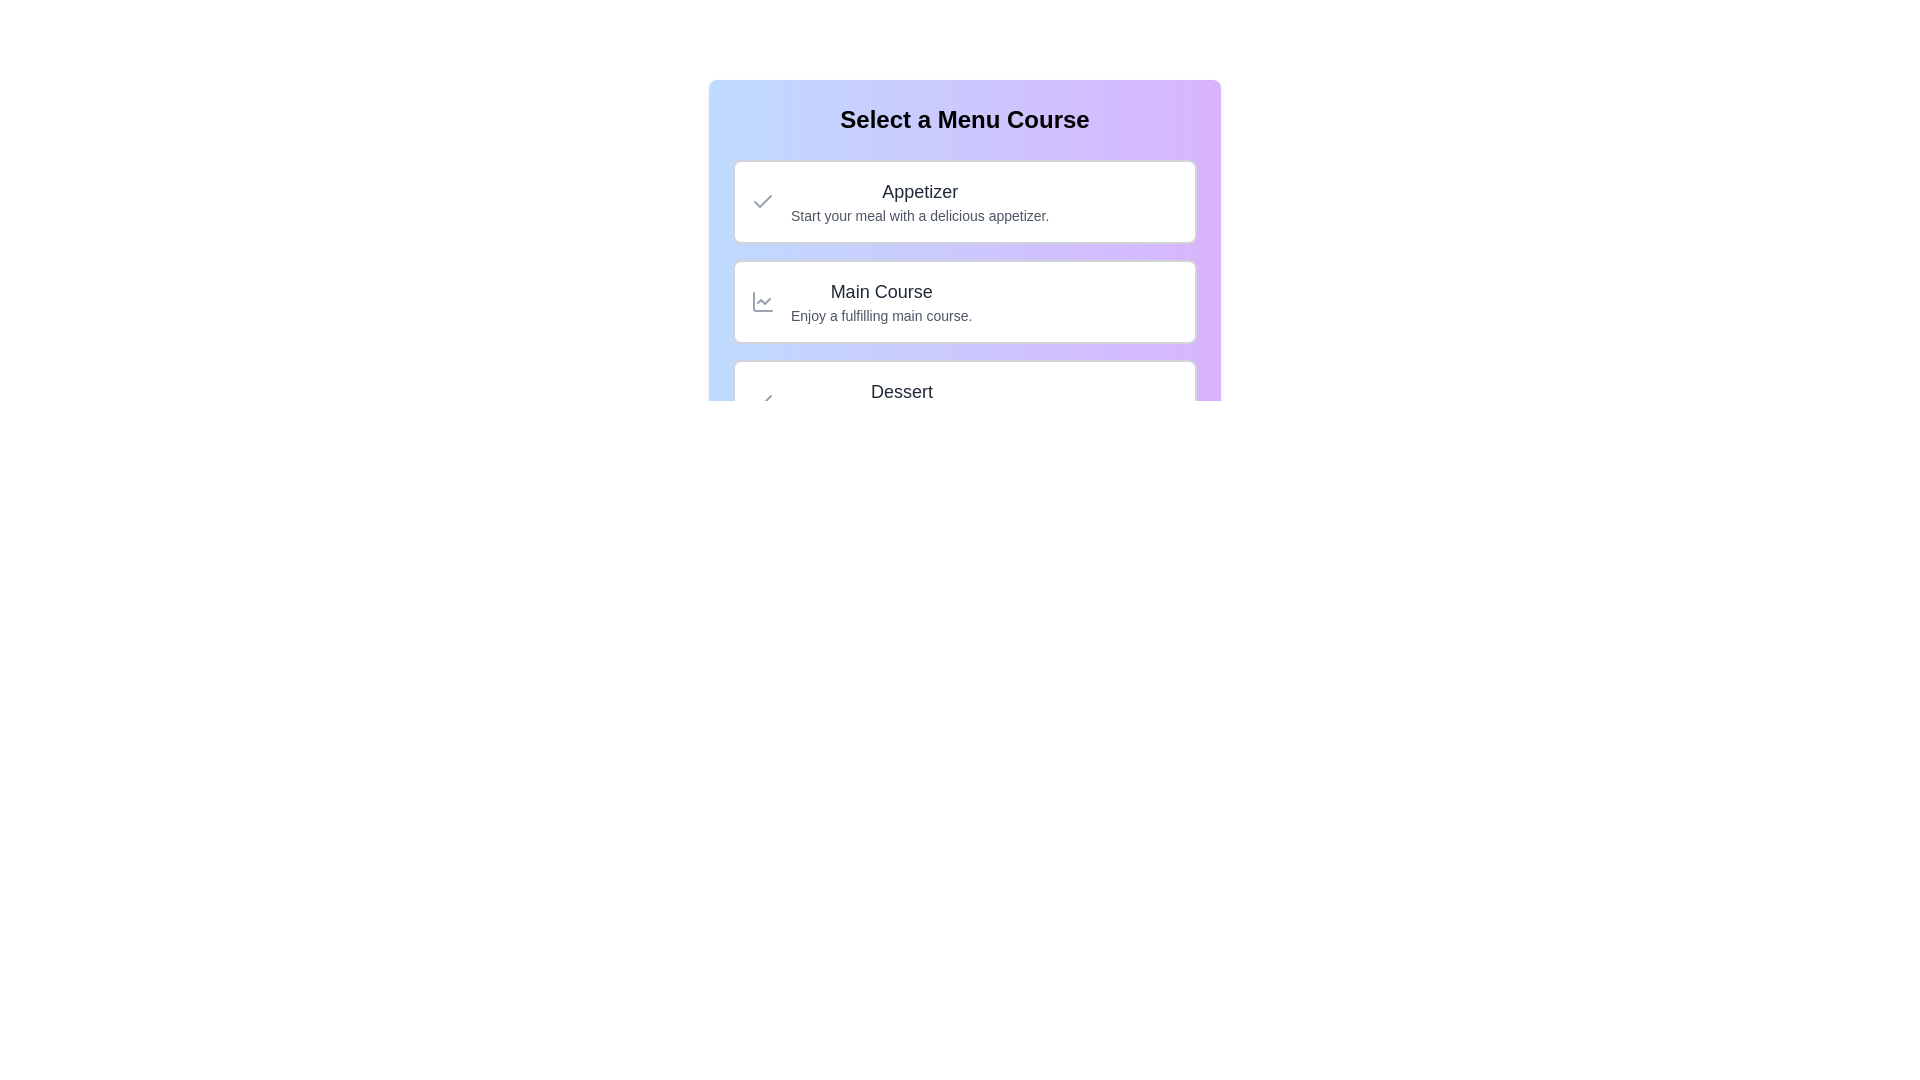  Describe the element at coordinates (900, 392) in the screenshot. I see `the Text Label that serves as the header for the 'Dessert' menu section, which is positioned in the bottom section of the panel containing selectable menu options` at that location.